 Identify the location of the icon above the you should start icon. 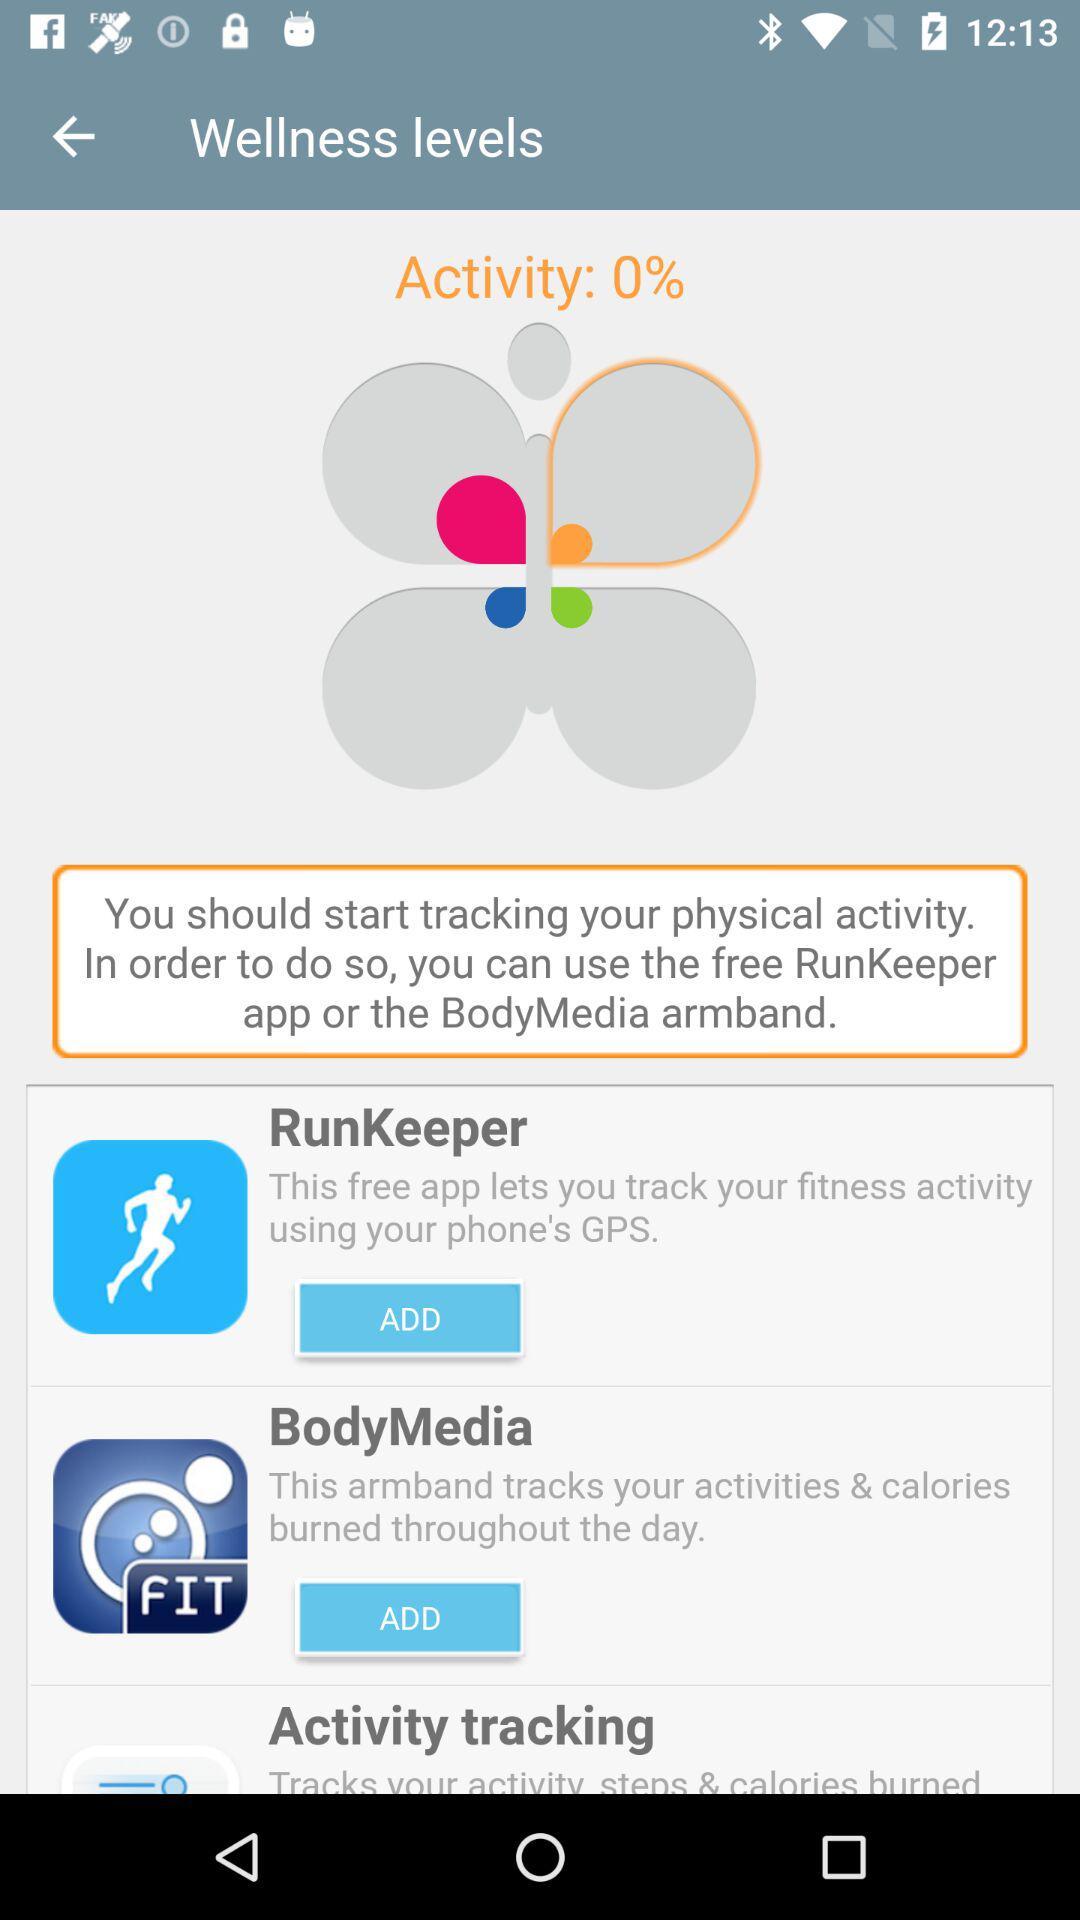
(72, 135).